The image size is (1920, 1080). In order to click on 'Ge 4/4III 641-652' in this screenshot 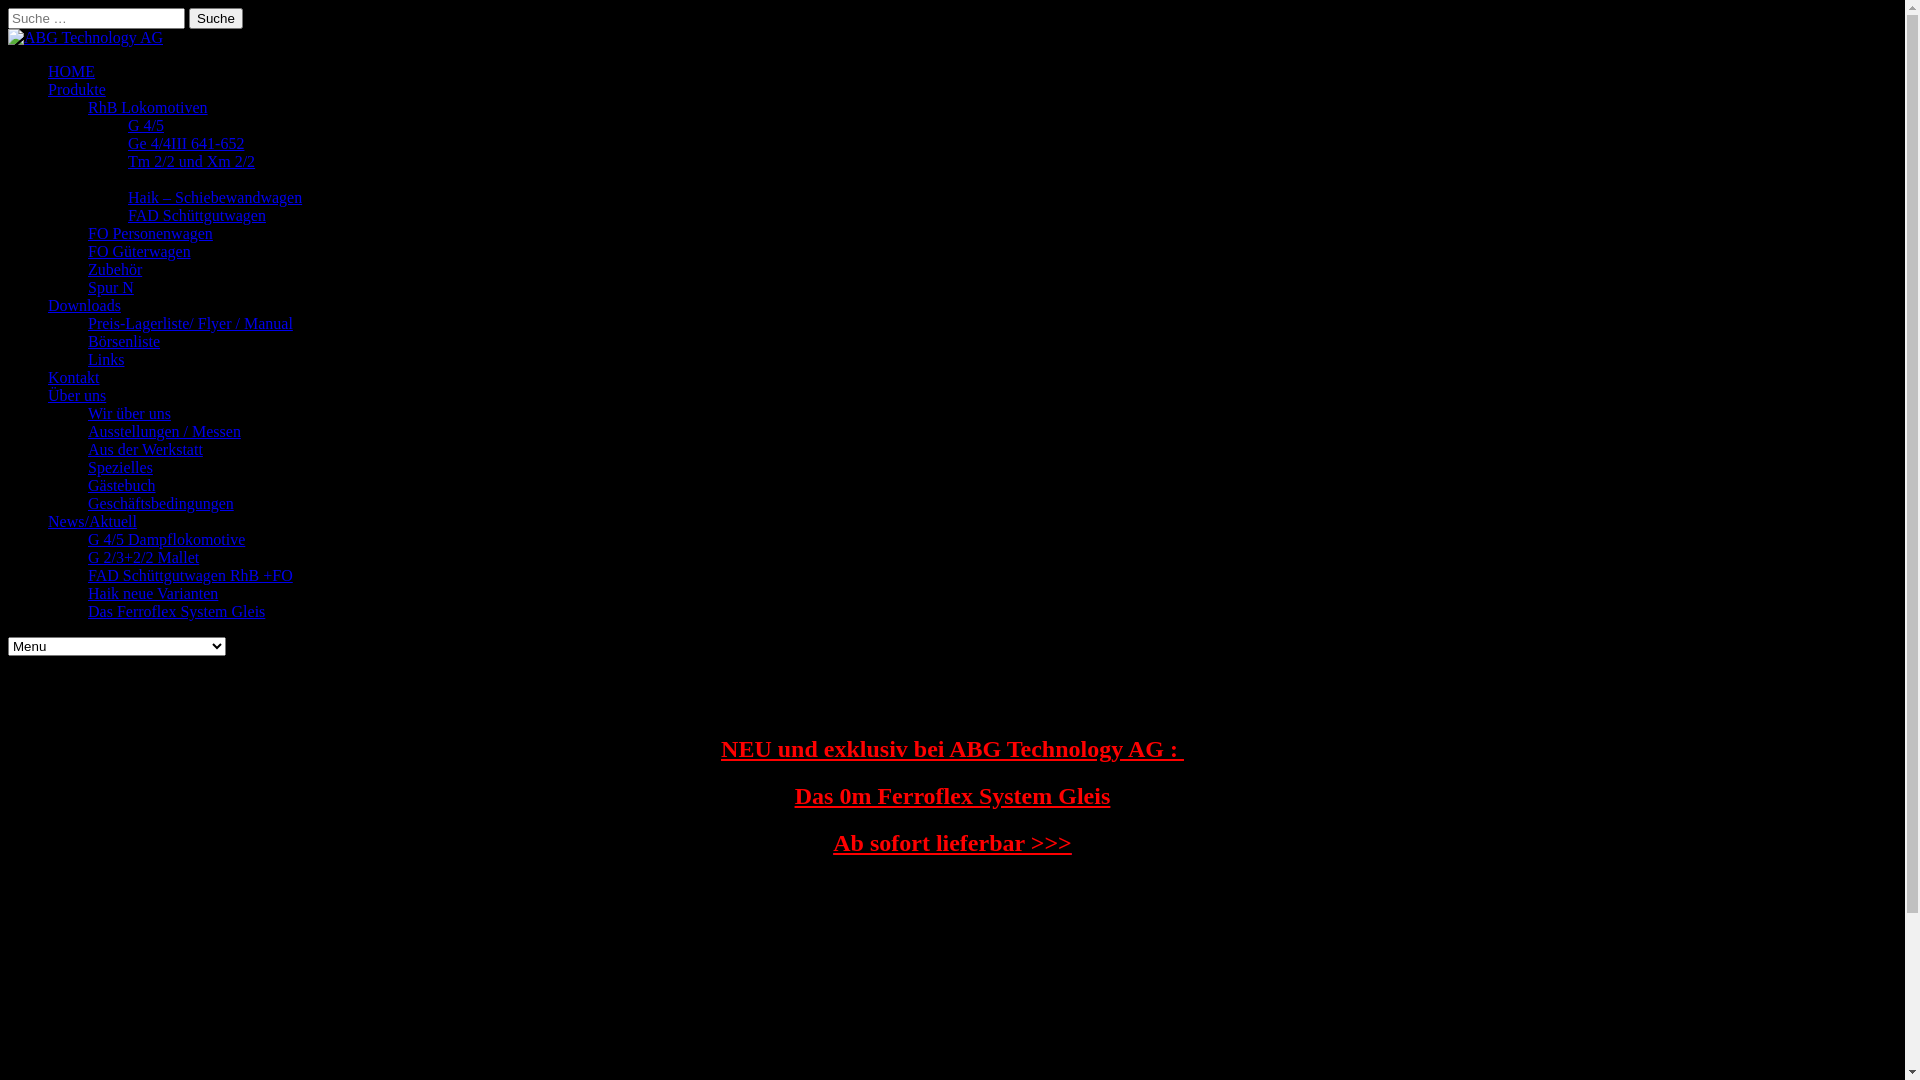, I will do `click(127, 142)`.